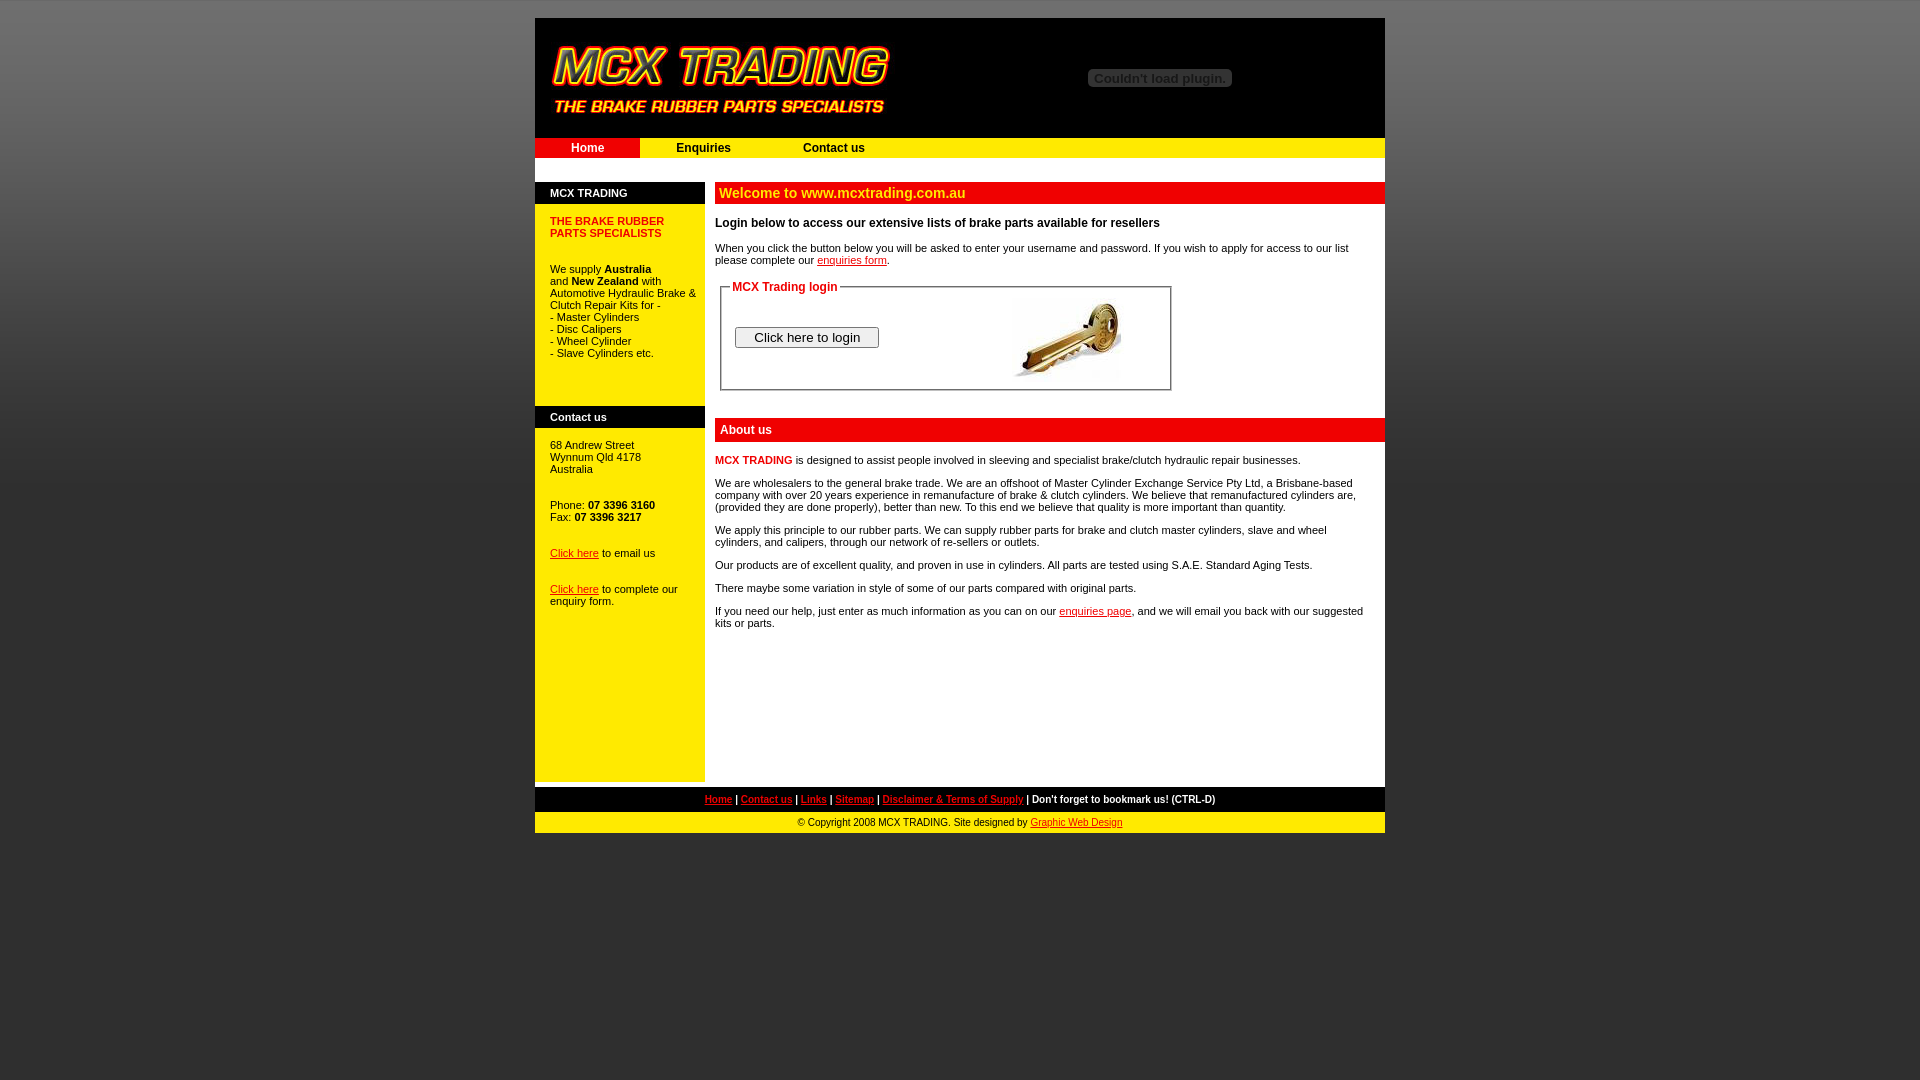  I want to click on 'Graphic Web Design', so click(1074, 822).